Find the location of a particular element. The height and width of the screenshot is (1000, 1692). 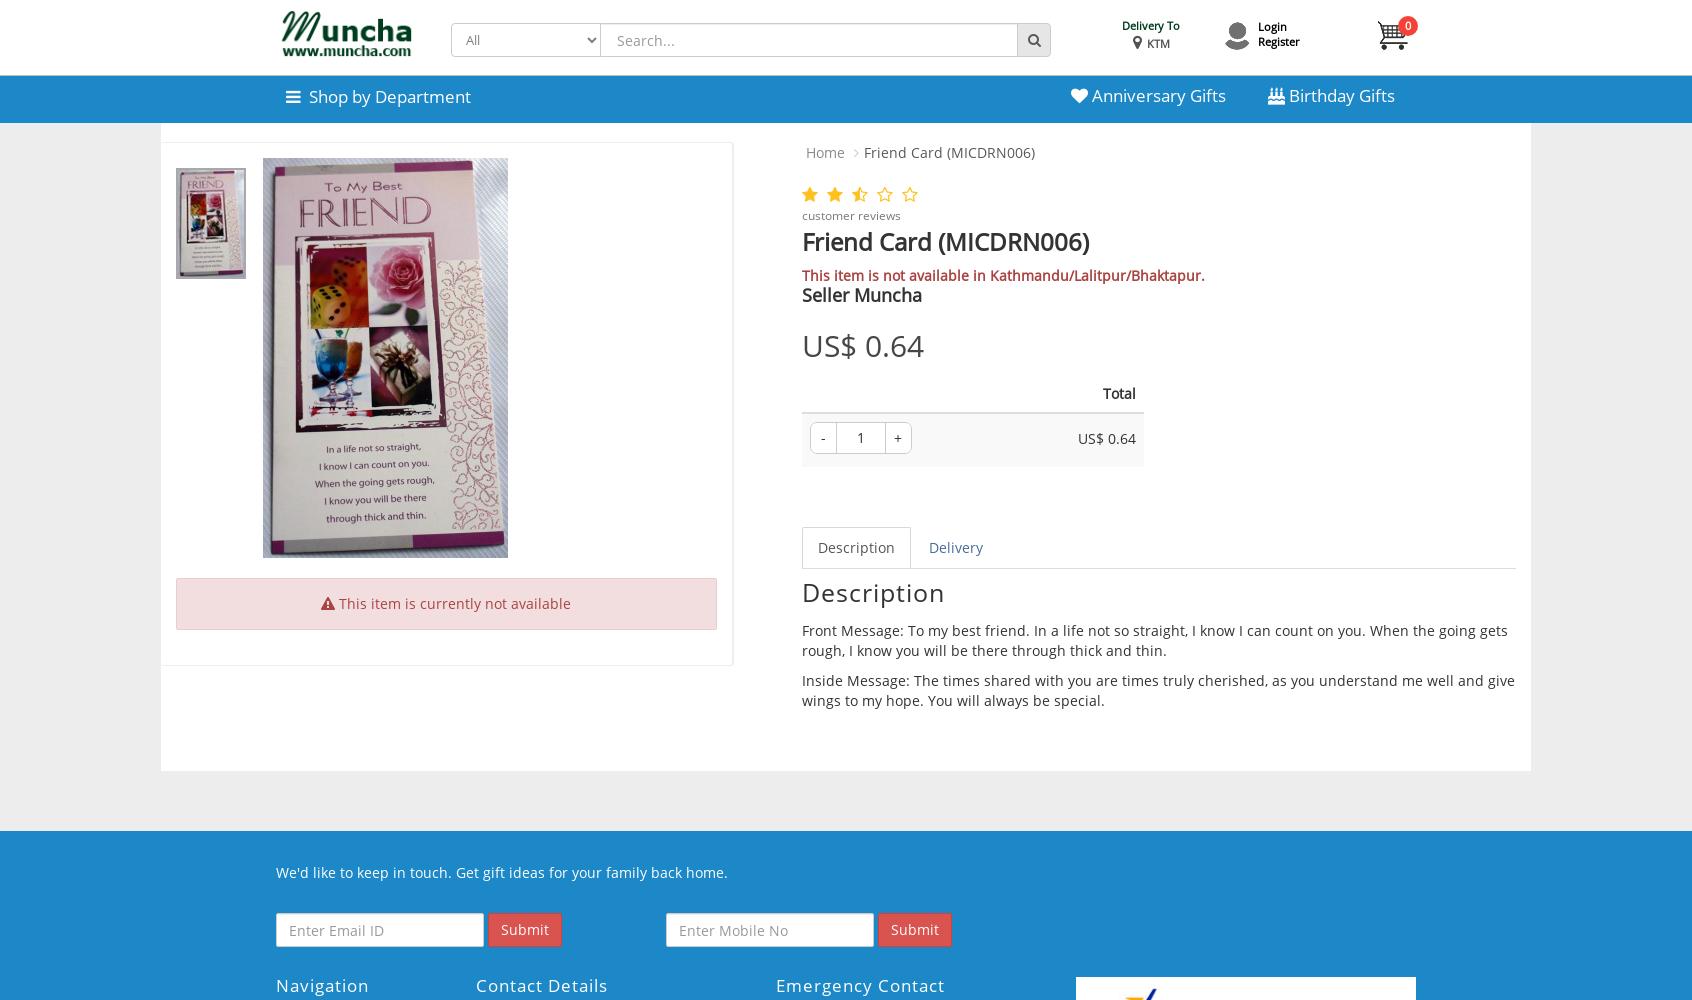

'Home' is located at coordinates (824, 152).